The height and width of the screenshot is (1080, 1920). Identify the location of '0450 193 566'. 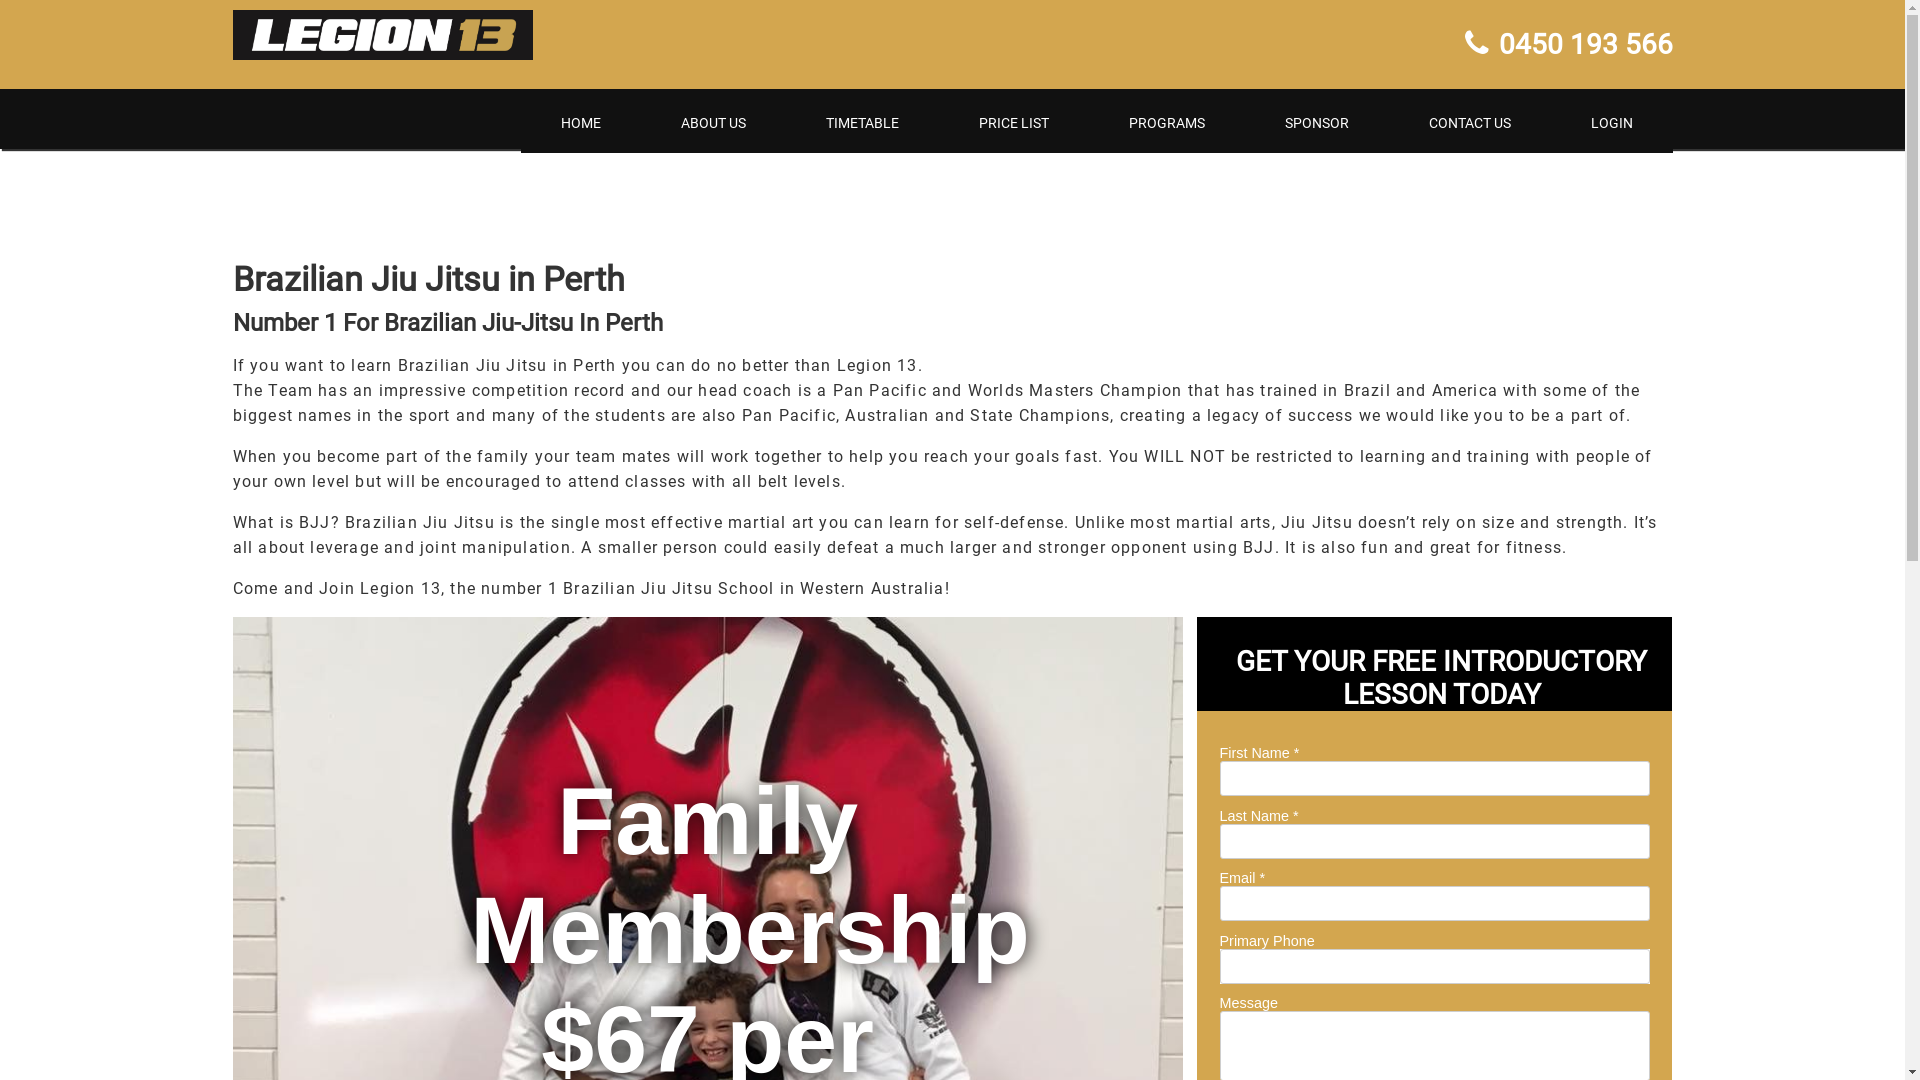
(1567, 44).